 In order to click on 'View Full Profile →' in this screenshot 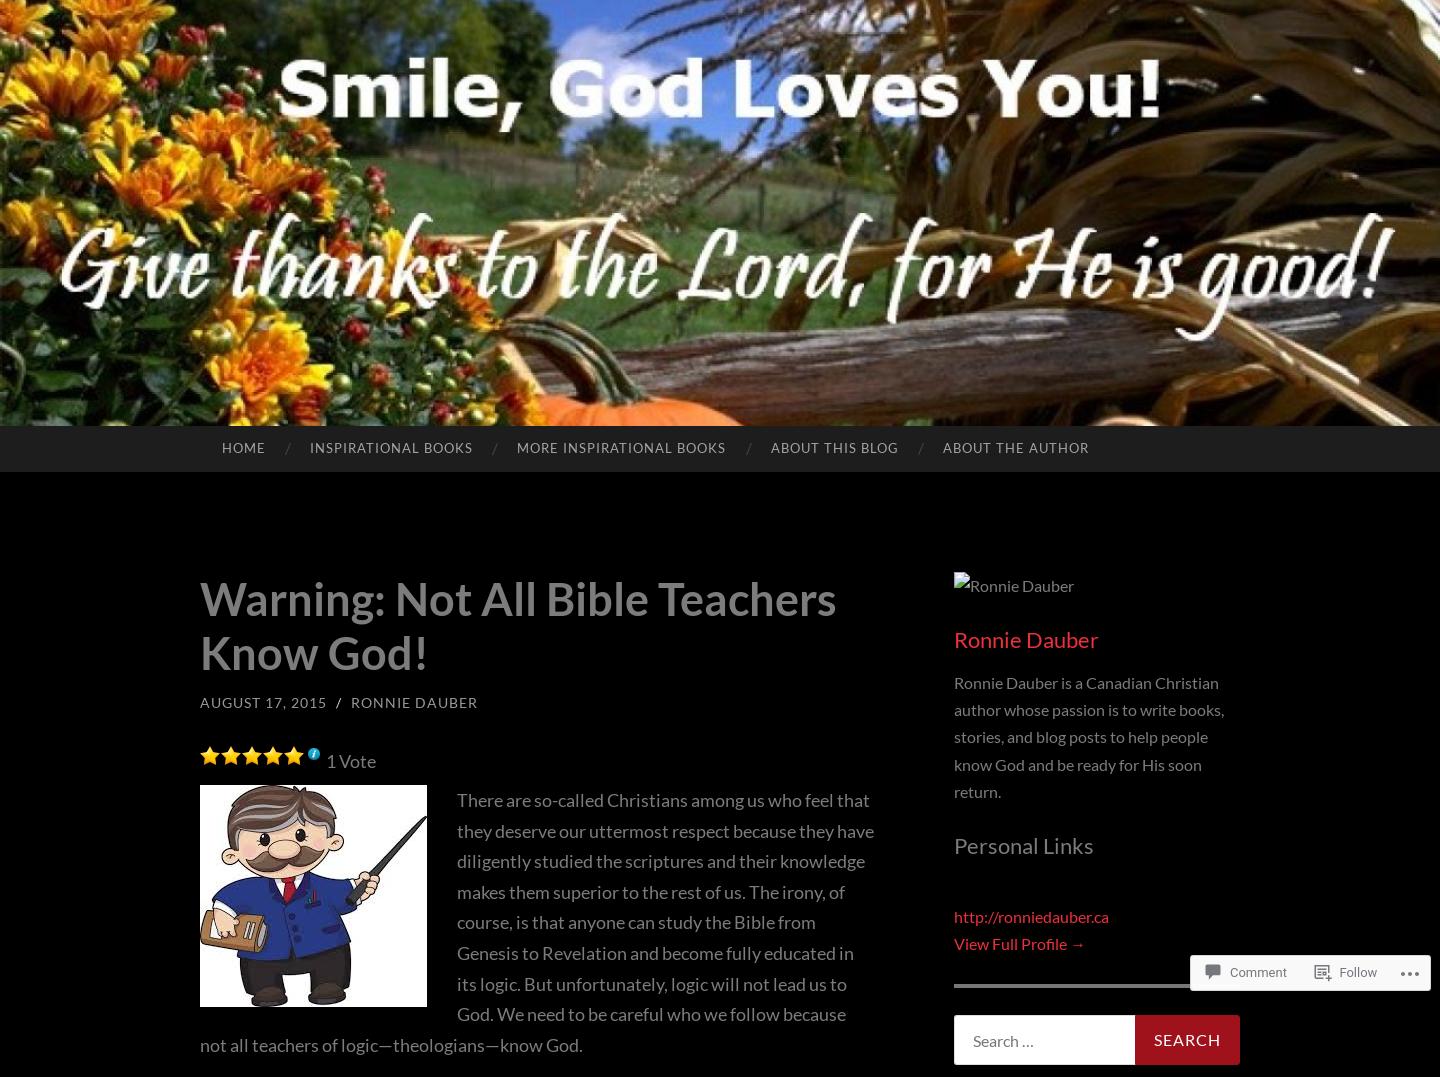, I will do `click(1018, 941)`.